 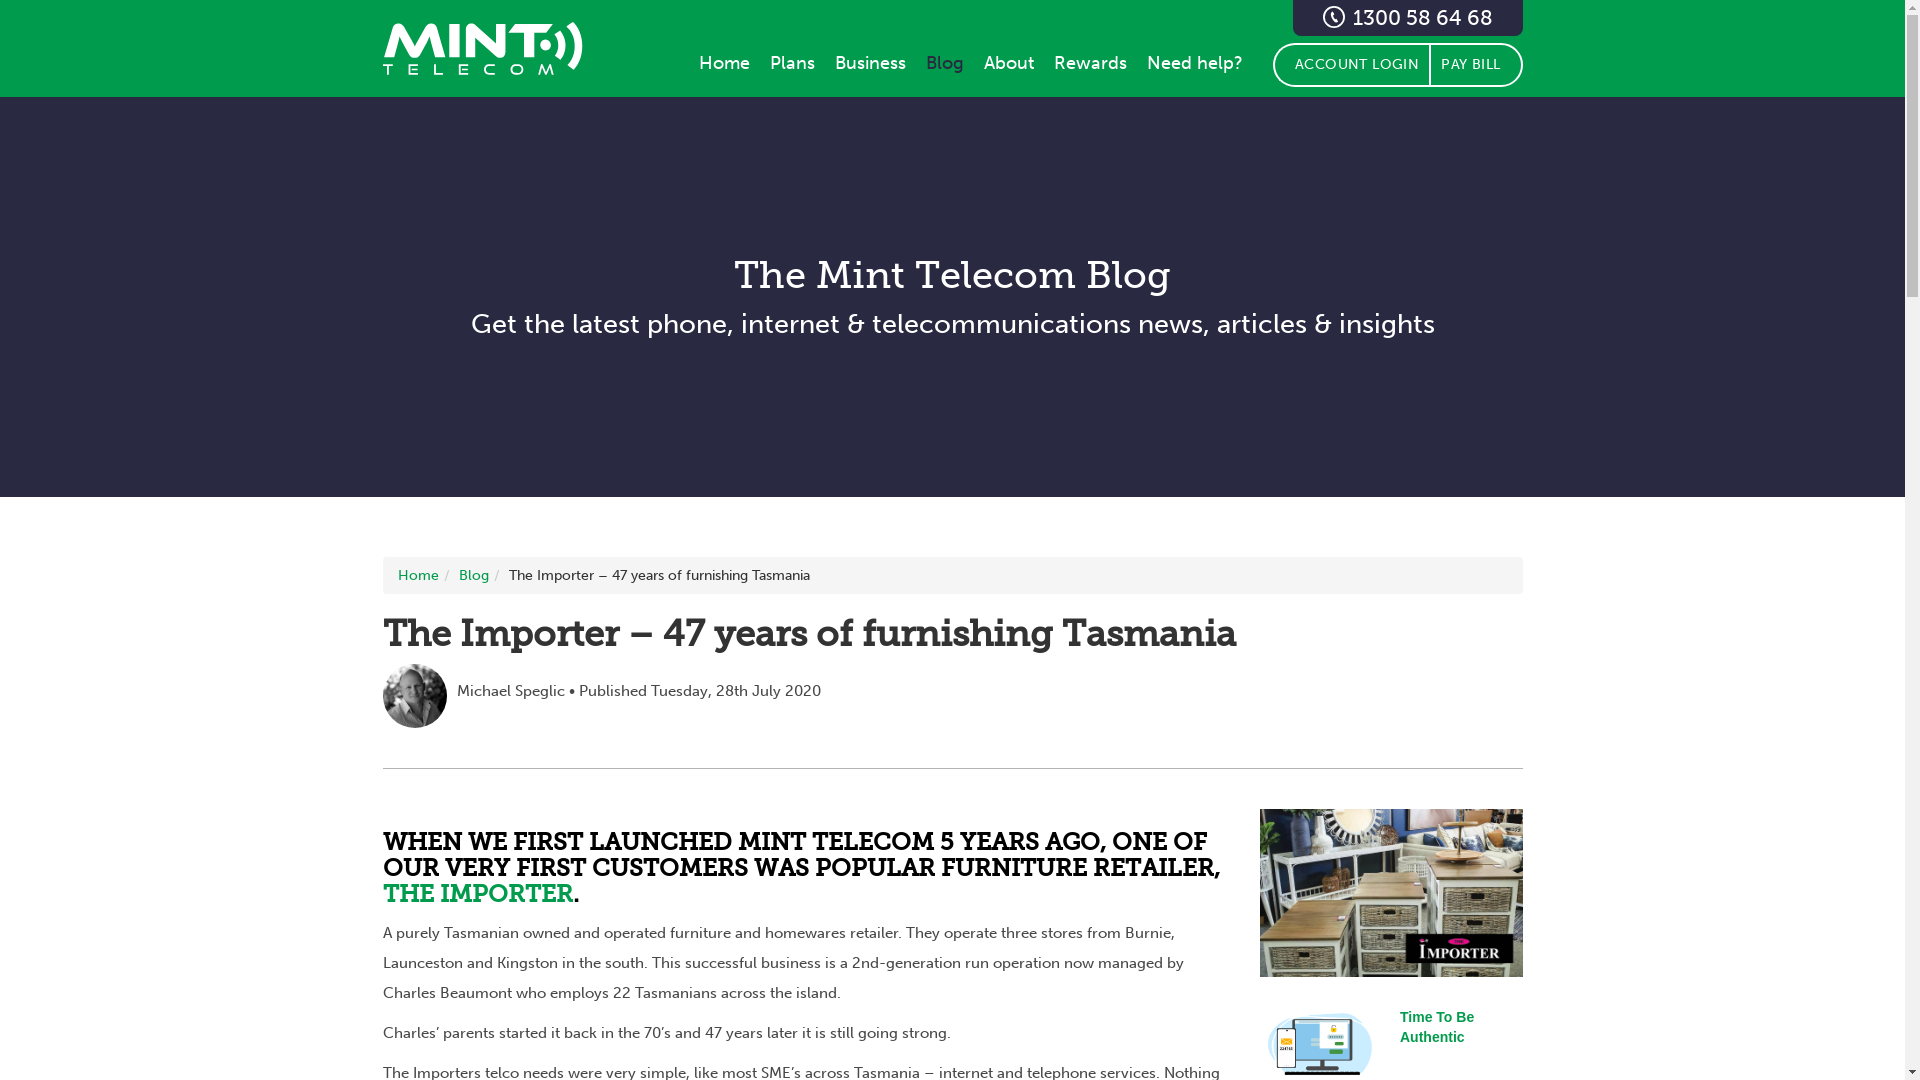 What do you see at coordinates (791, 61) in the screenshot?
I see `'Plans'` at bounding box center [791, 61].